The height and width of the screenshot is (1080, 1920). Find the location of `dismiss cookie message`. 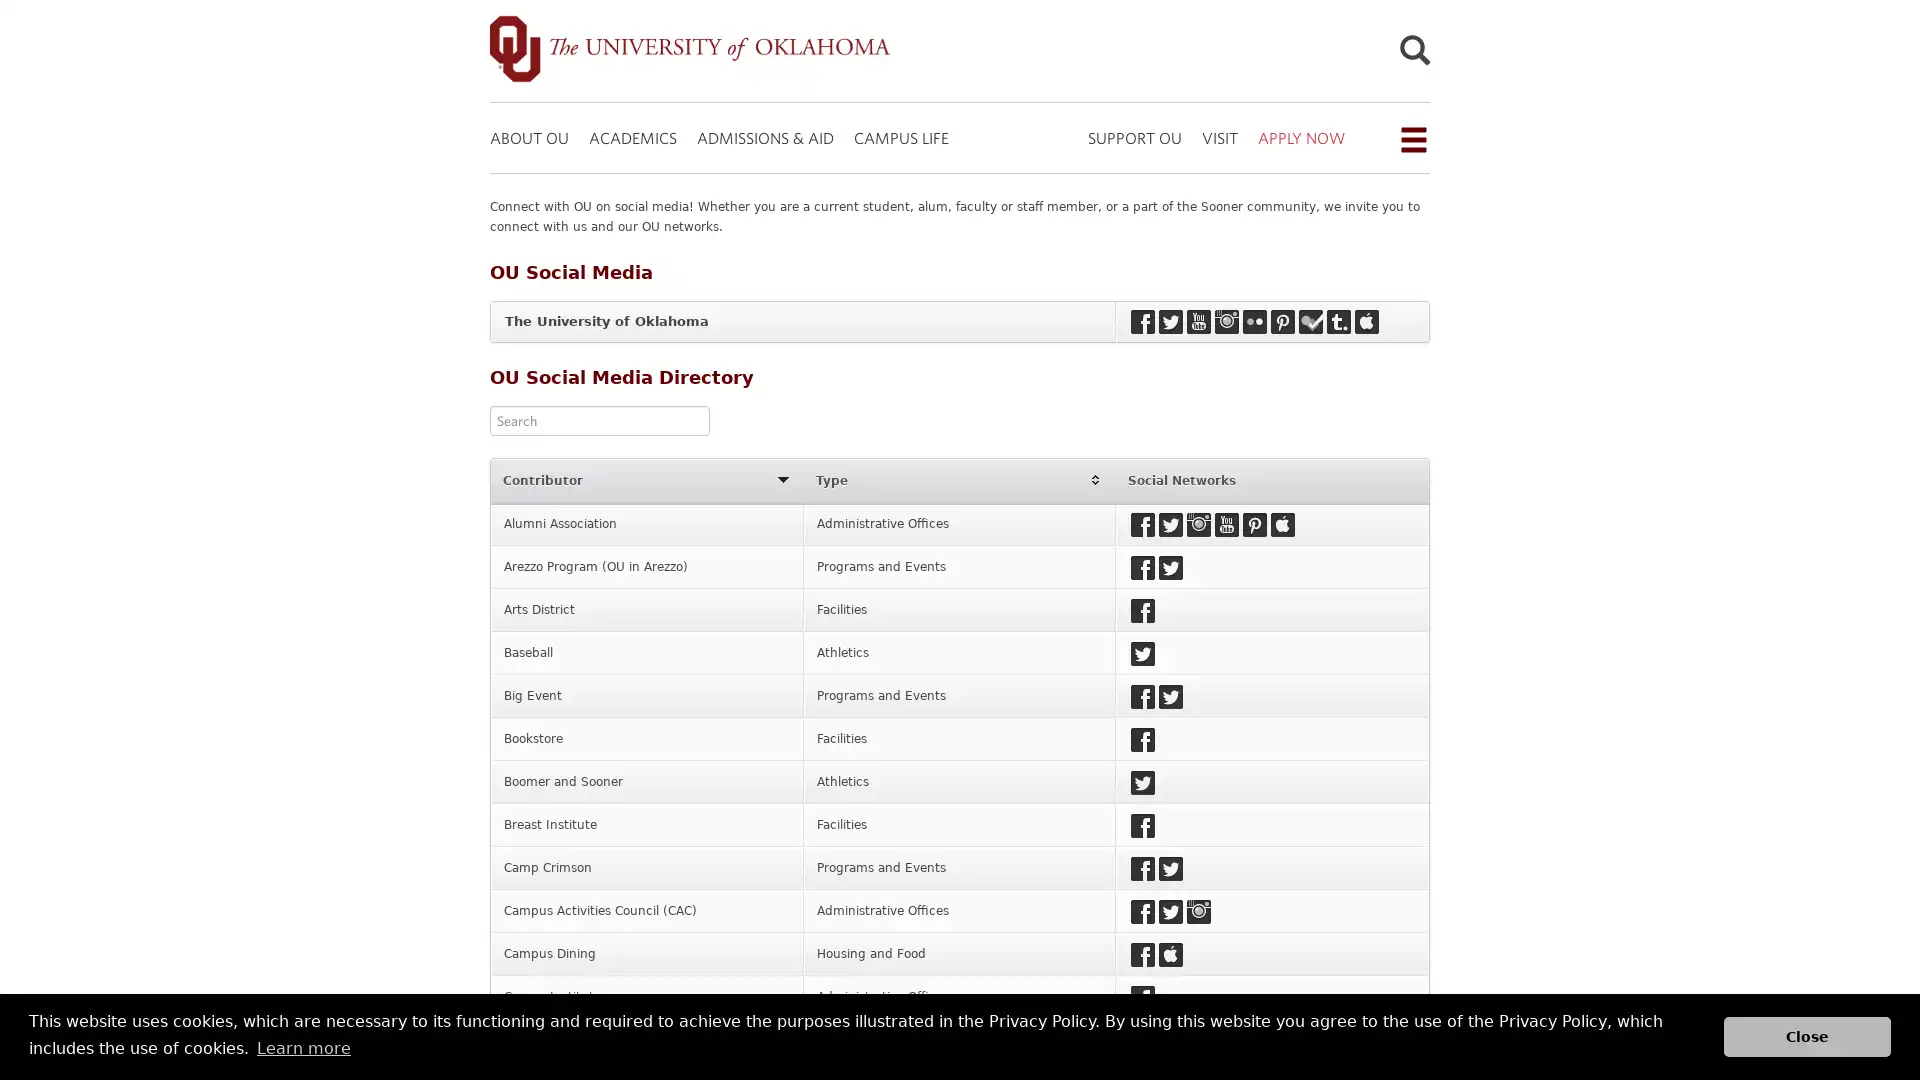

dismiss cookie message is located at coordinates (1807, 1035).